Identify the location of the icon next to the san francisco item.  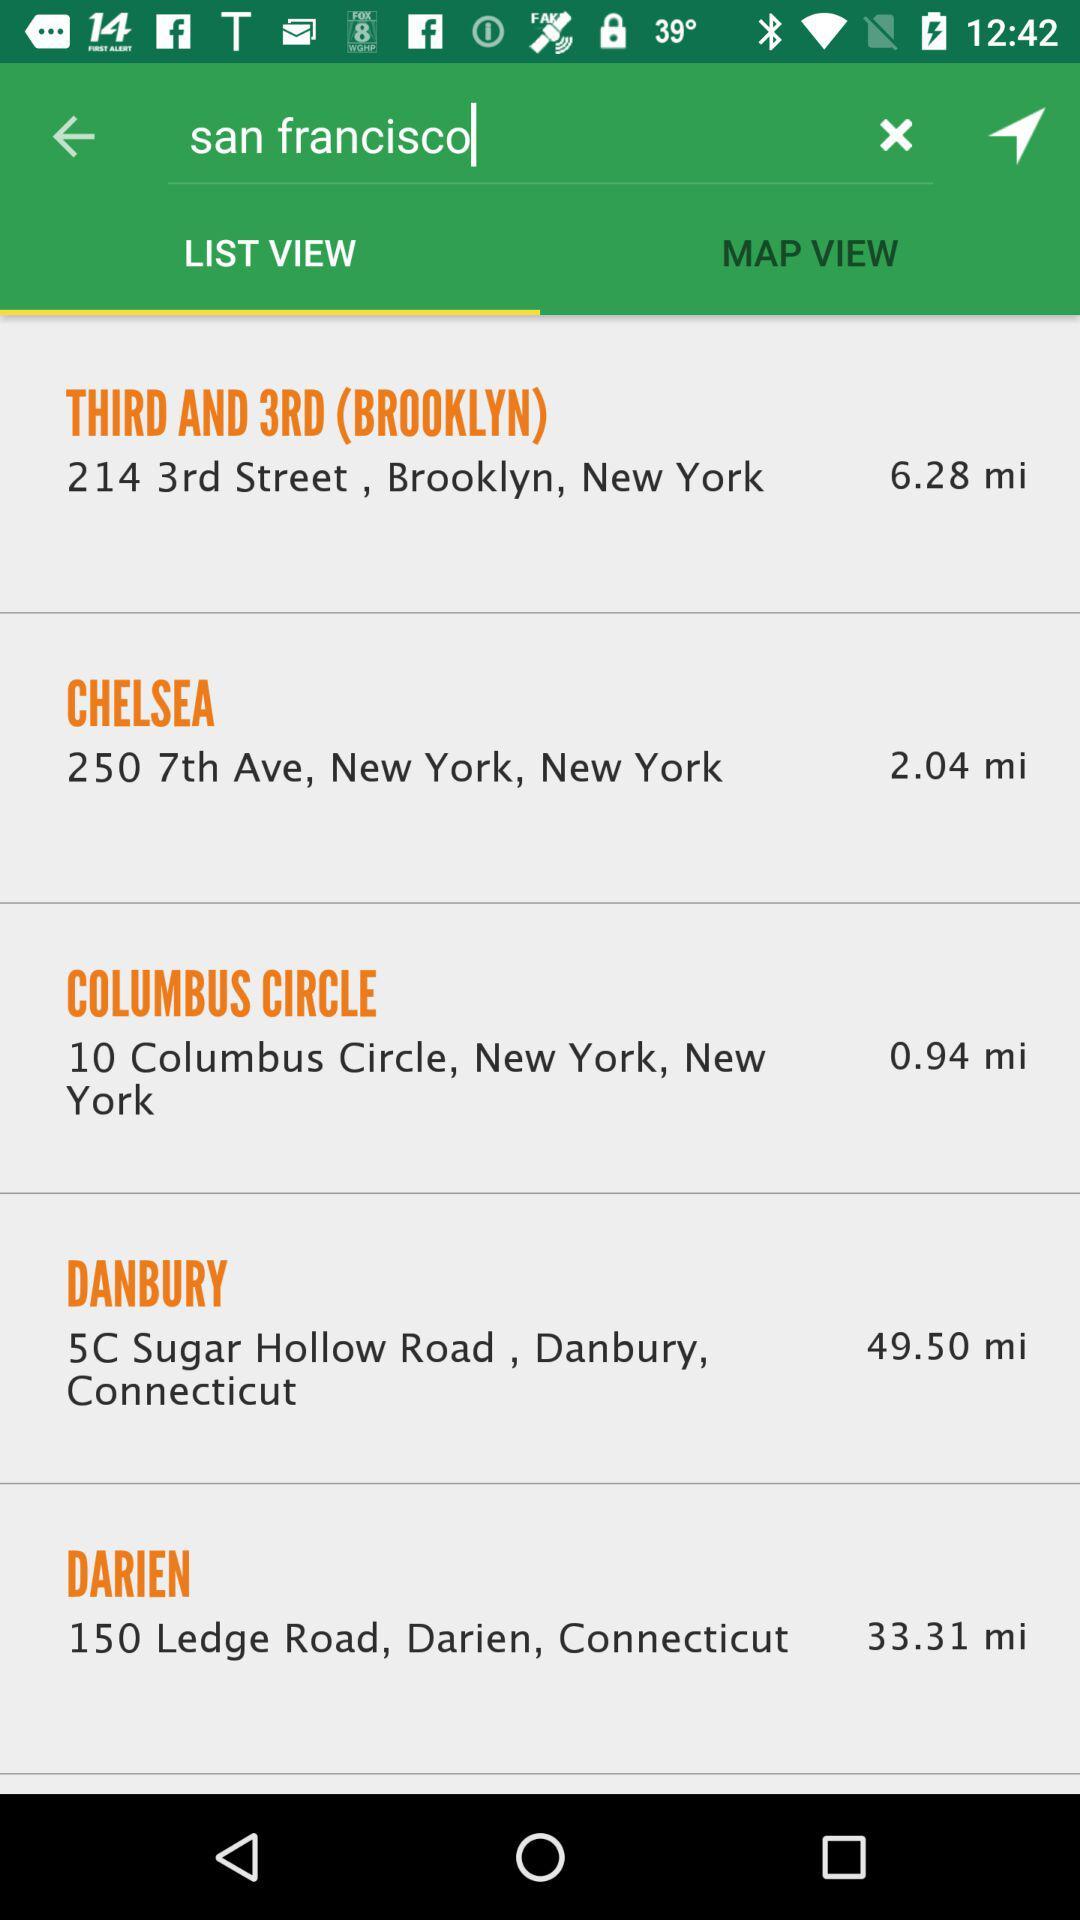
(72, 135).